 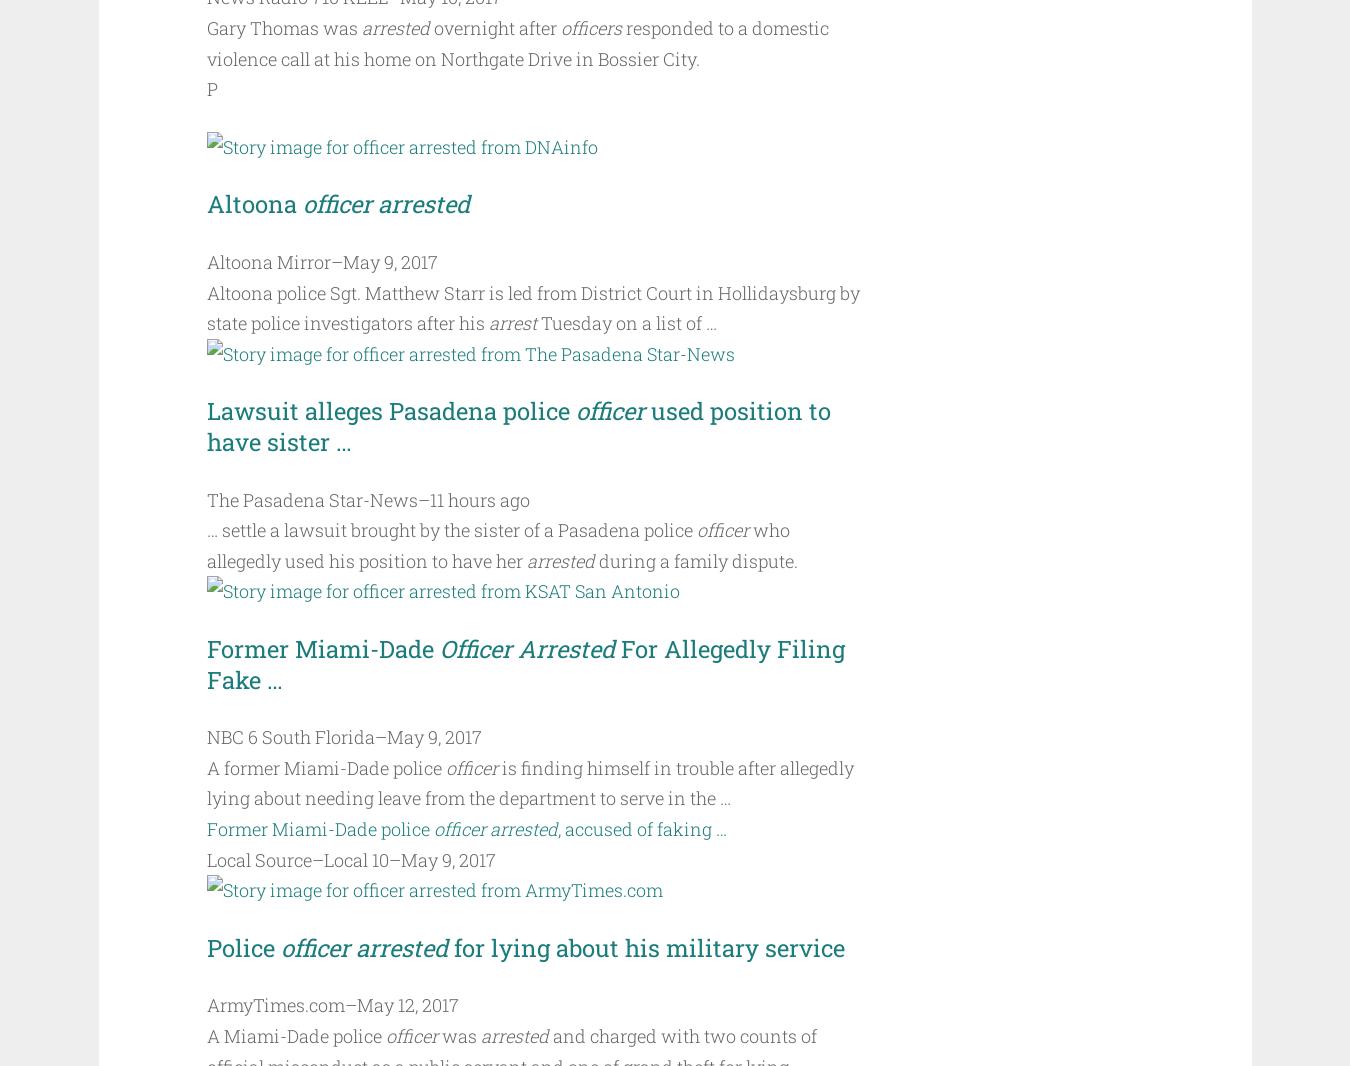 I want to click on 'Altoona police Sgt. Matthew Starr is led from District Court in Hollidaysburg by state police investigators after his', so click(x=531, y=307).